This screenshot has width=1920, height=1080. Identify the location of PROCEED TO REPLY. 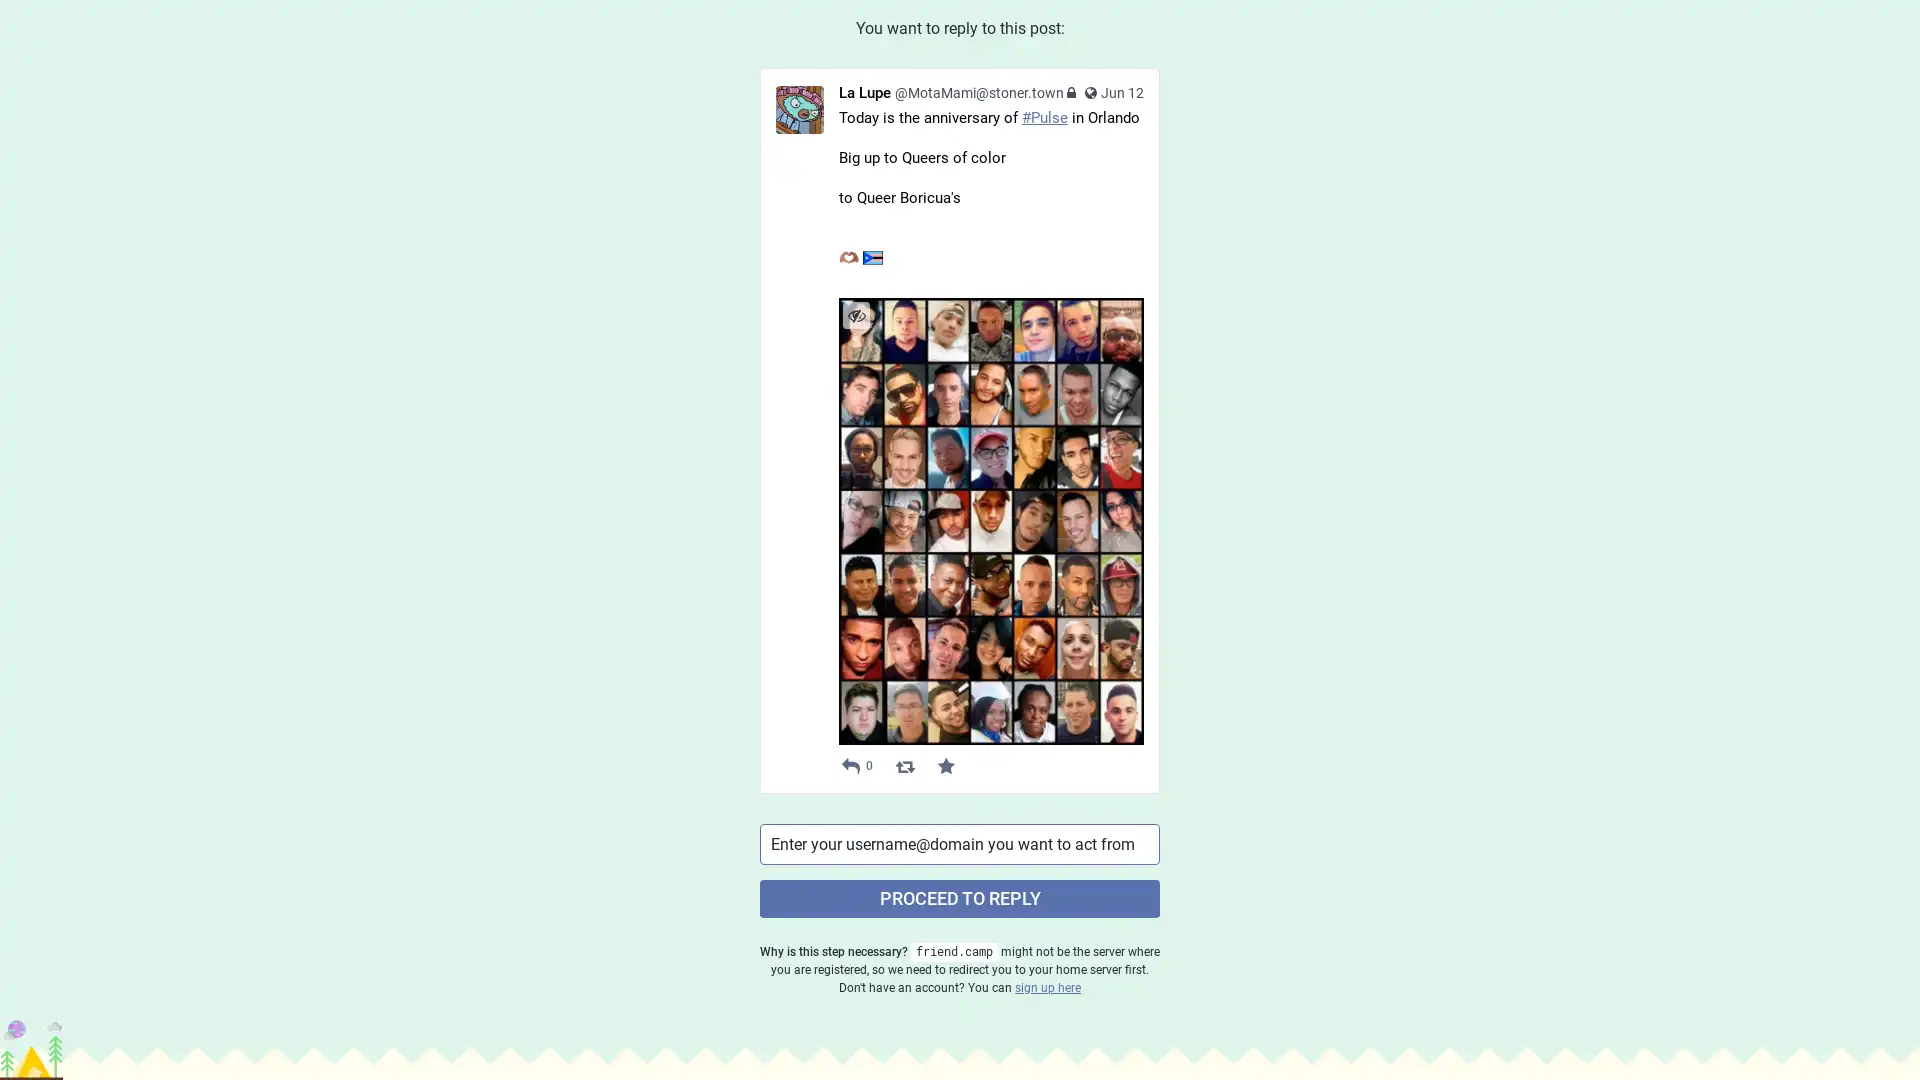
(960, 897).